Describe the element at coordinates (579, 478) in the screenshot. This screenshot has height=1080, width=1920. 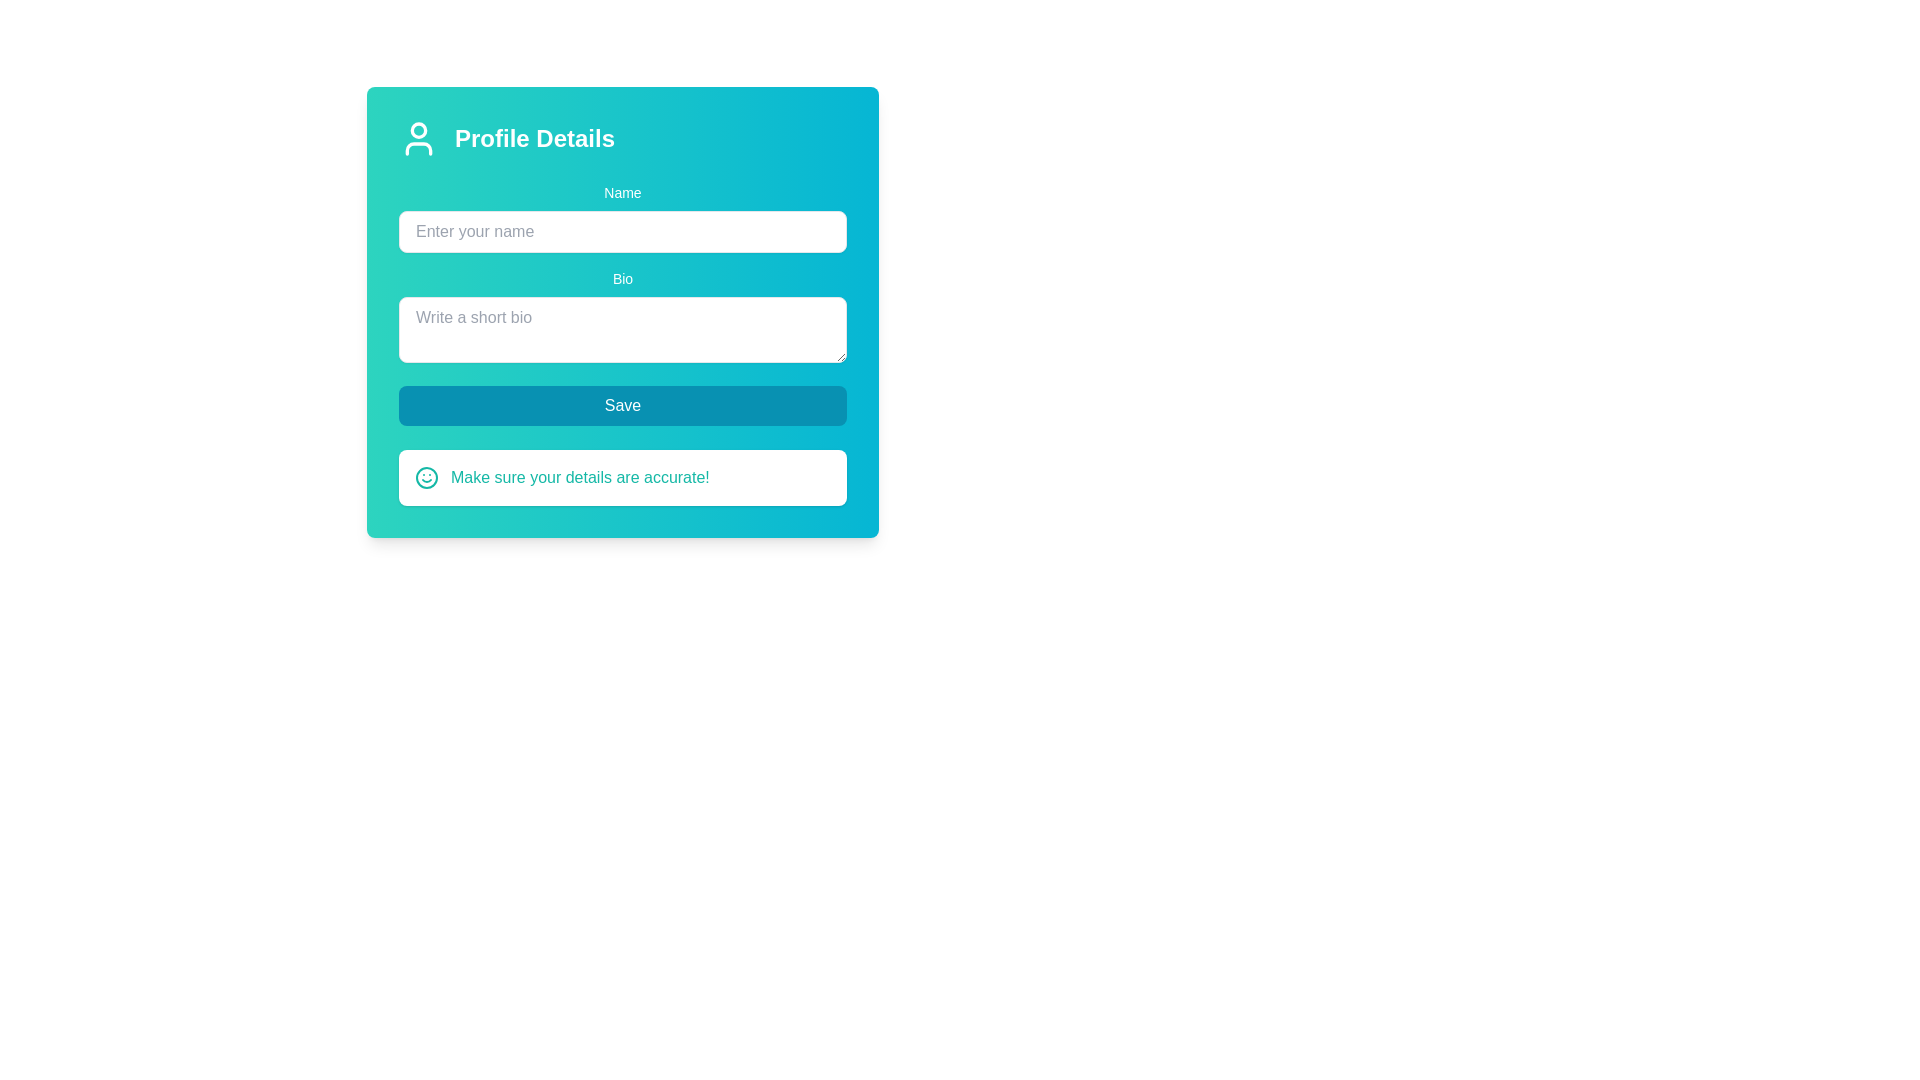
I see `the informational text displaying 'Make sure your details are accurate!' in a teal-colored font, located within a white rectangular box below the 'Save' button` at that location.